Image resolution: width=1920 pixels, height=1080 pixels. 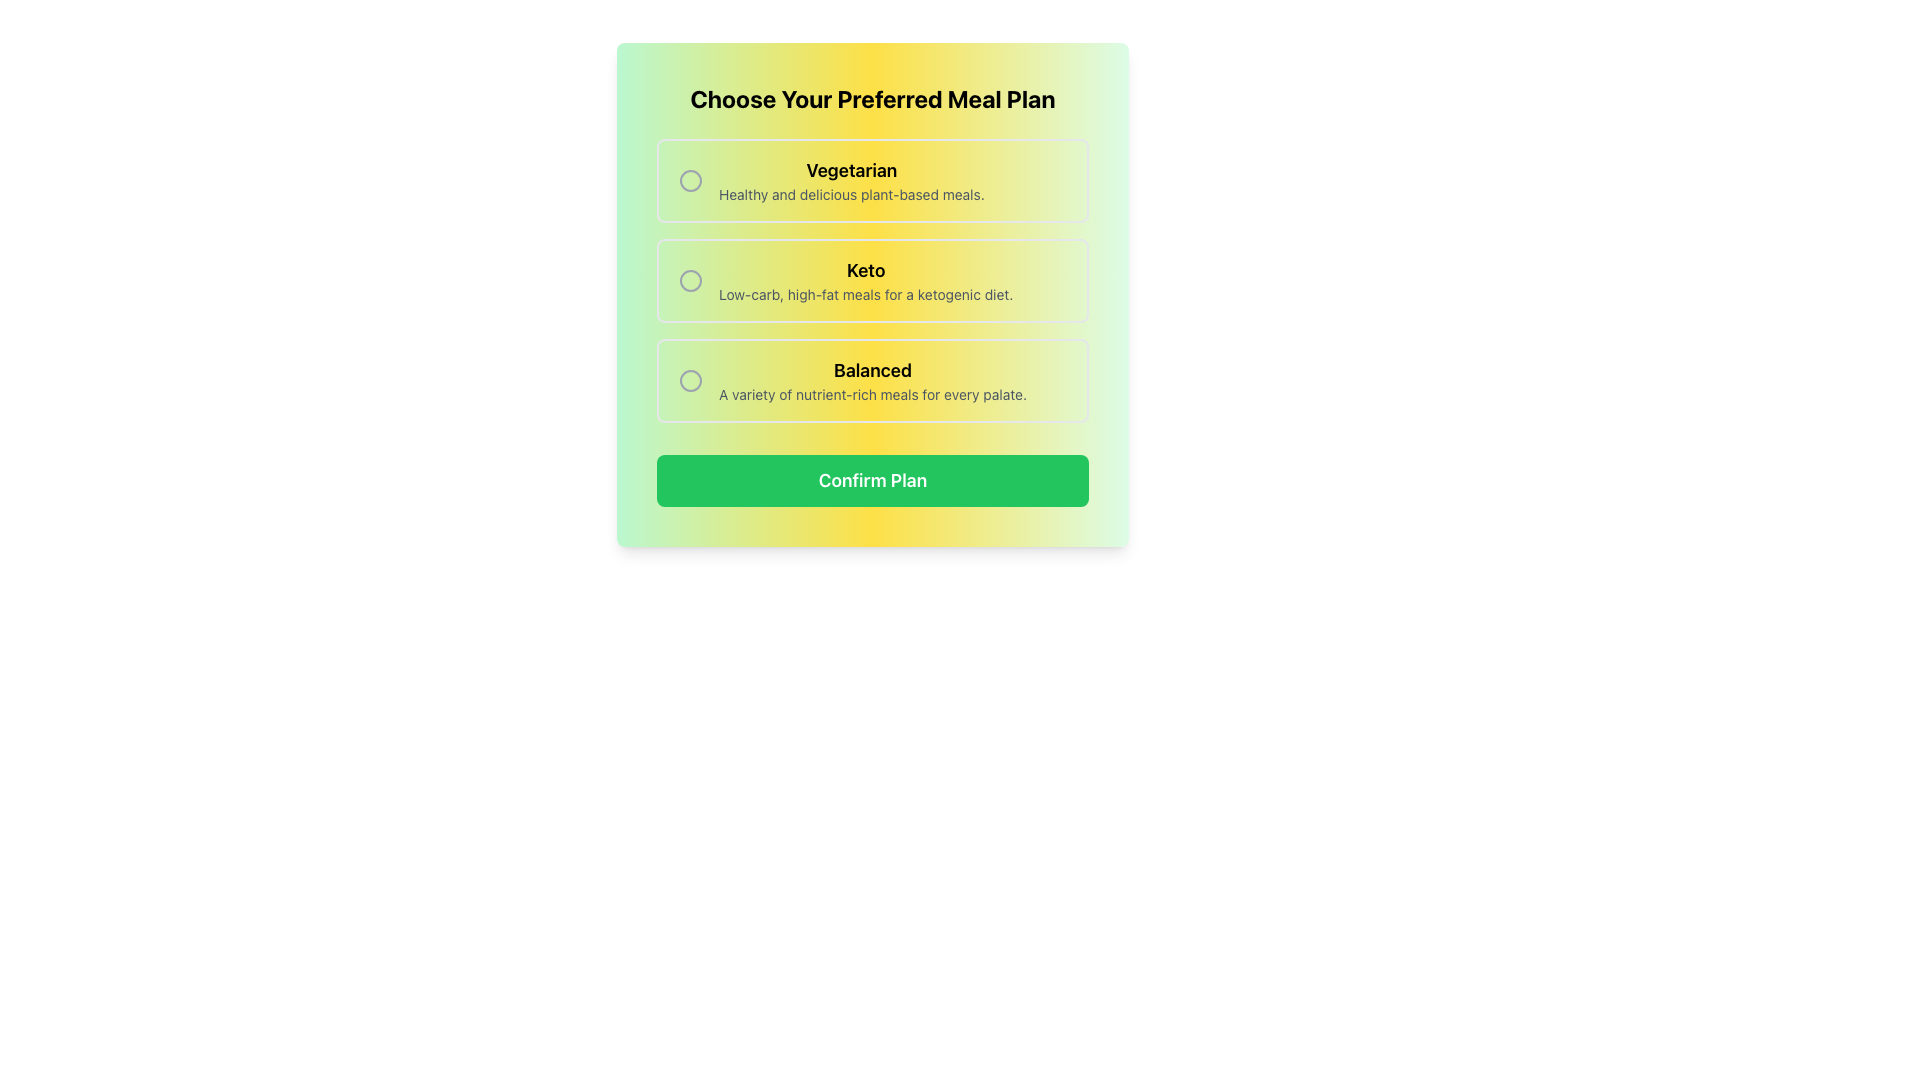 What do you see at coordinates (873, 370) in the screenshot?
I see `the Text Label that serves as the title for the Balanced meal plan option, located above the descriptive text about nutrient-rich meals, in the third card of a vertically stacked list` at bounding box center [873, 370].